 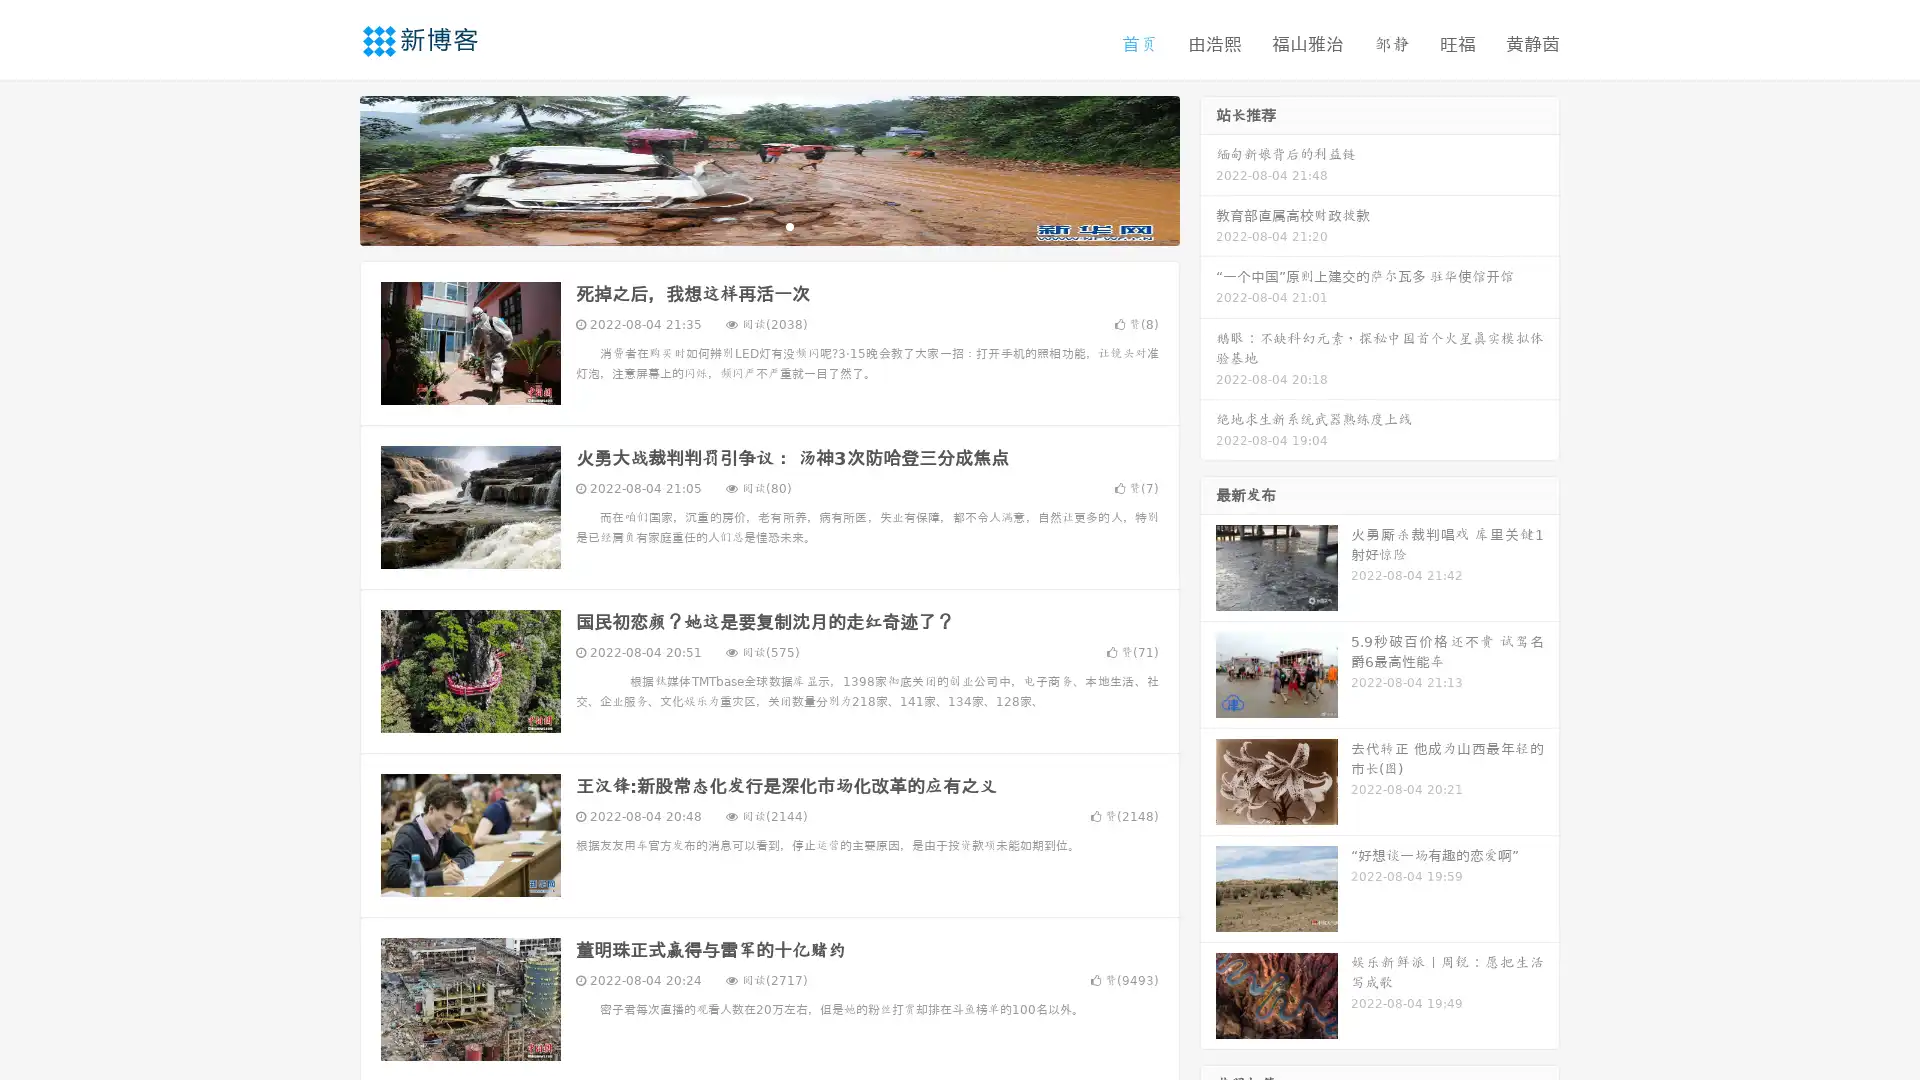 What do you see at coordinates (768, 225) in the screenshot?
I see `Go to slide 2` at bounding box center [768, 225].